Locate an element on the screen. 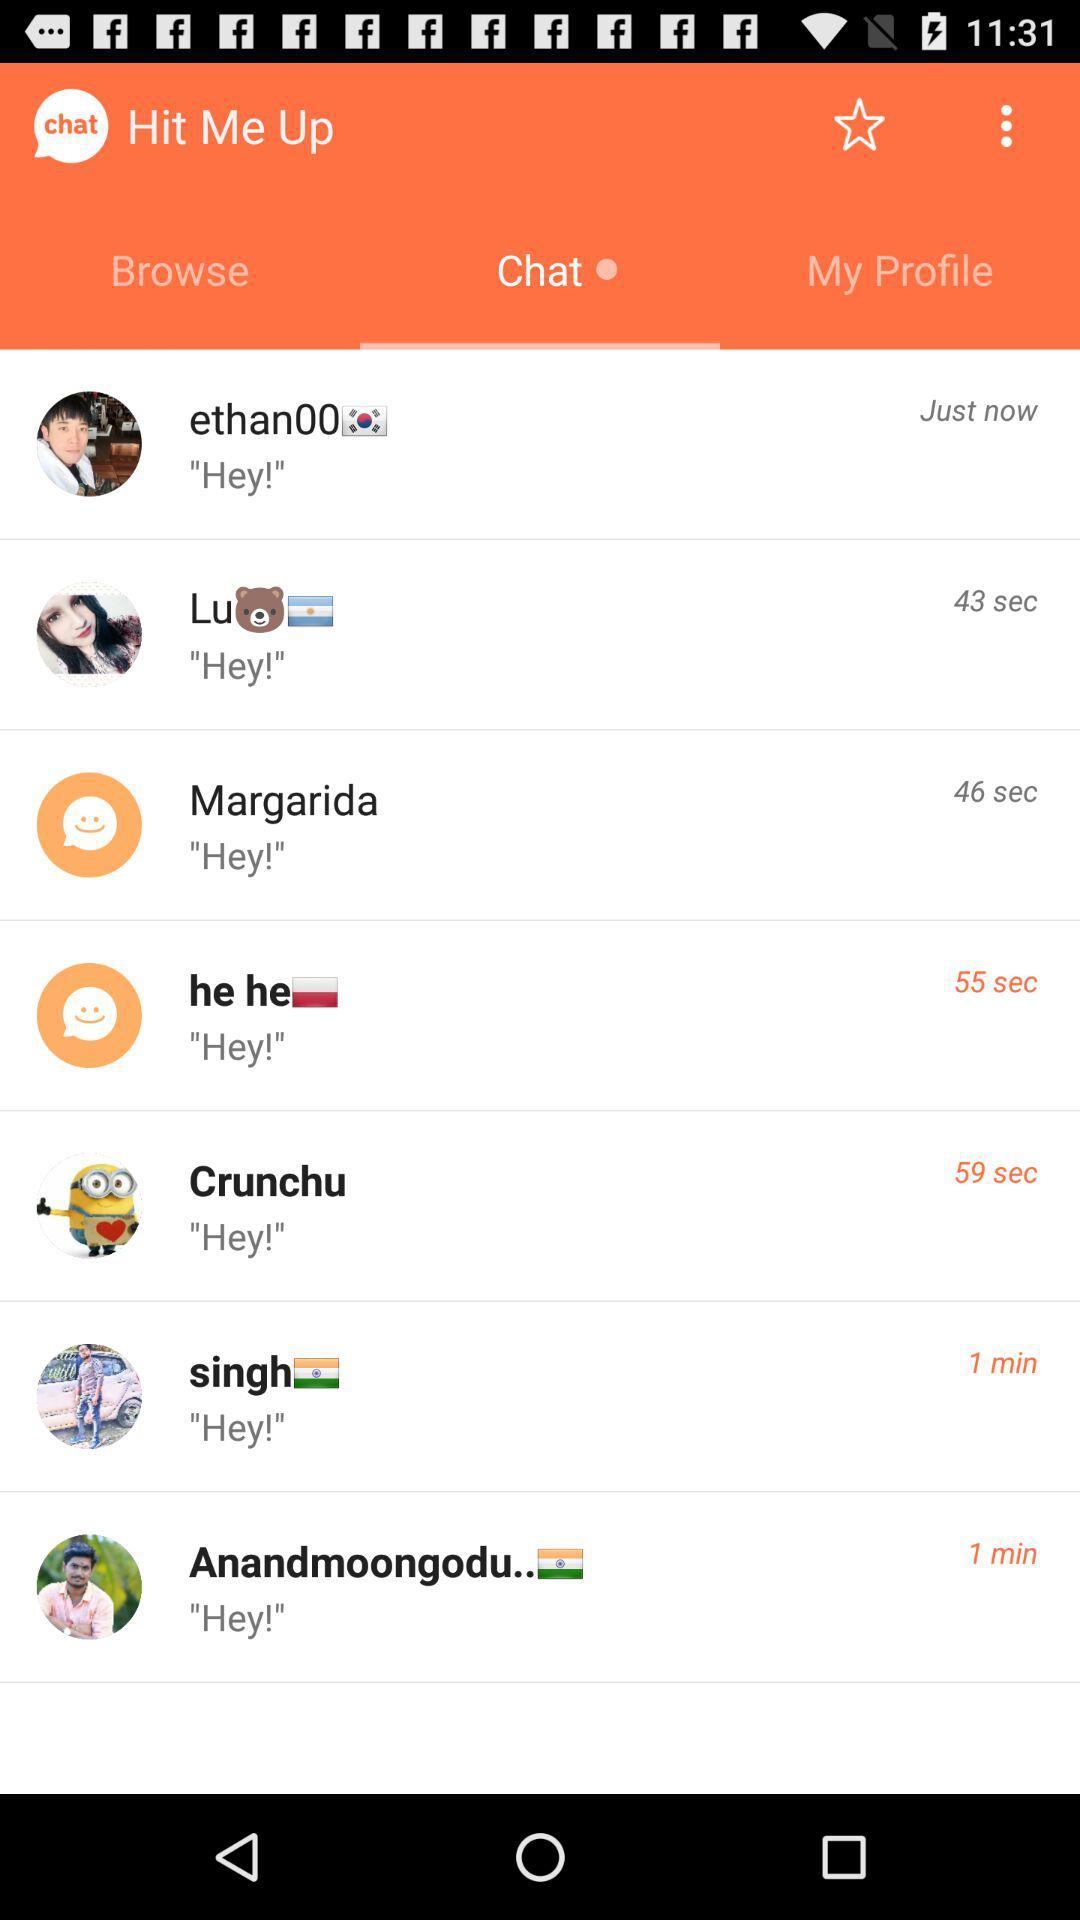 The height and width of the screenshot is (1920, 1080). icon below browse icon is located at coordinates (263, 416).